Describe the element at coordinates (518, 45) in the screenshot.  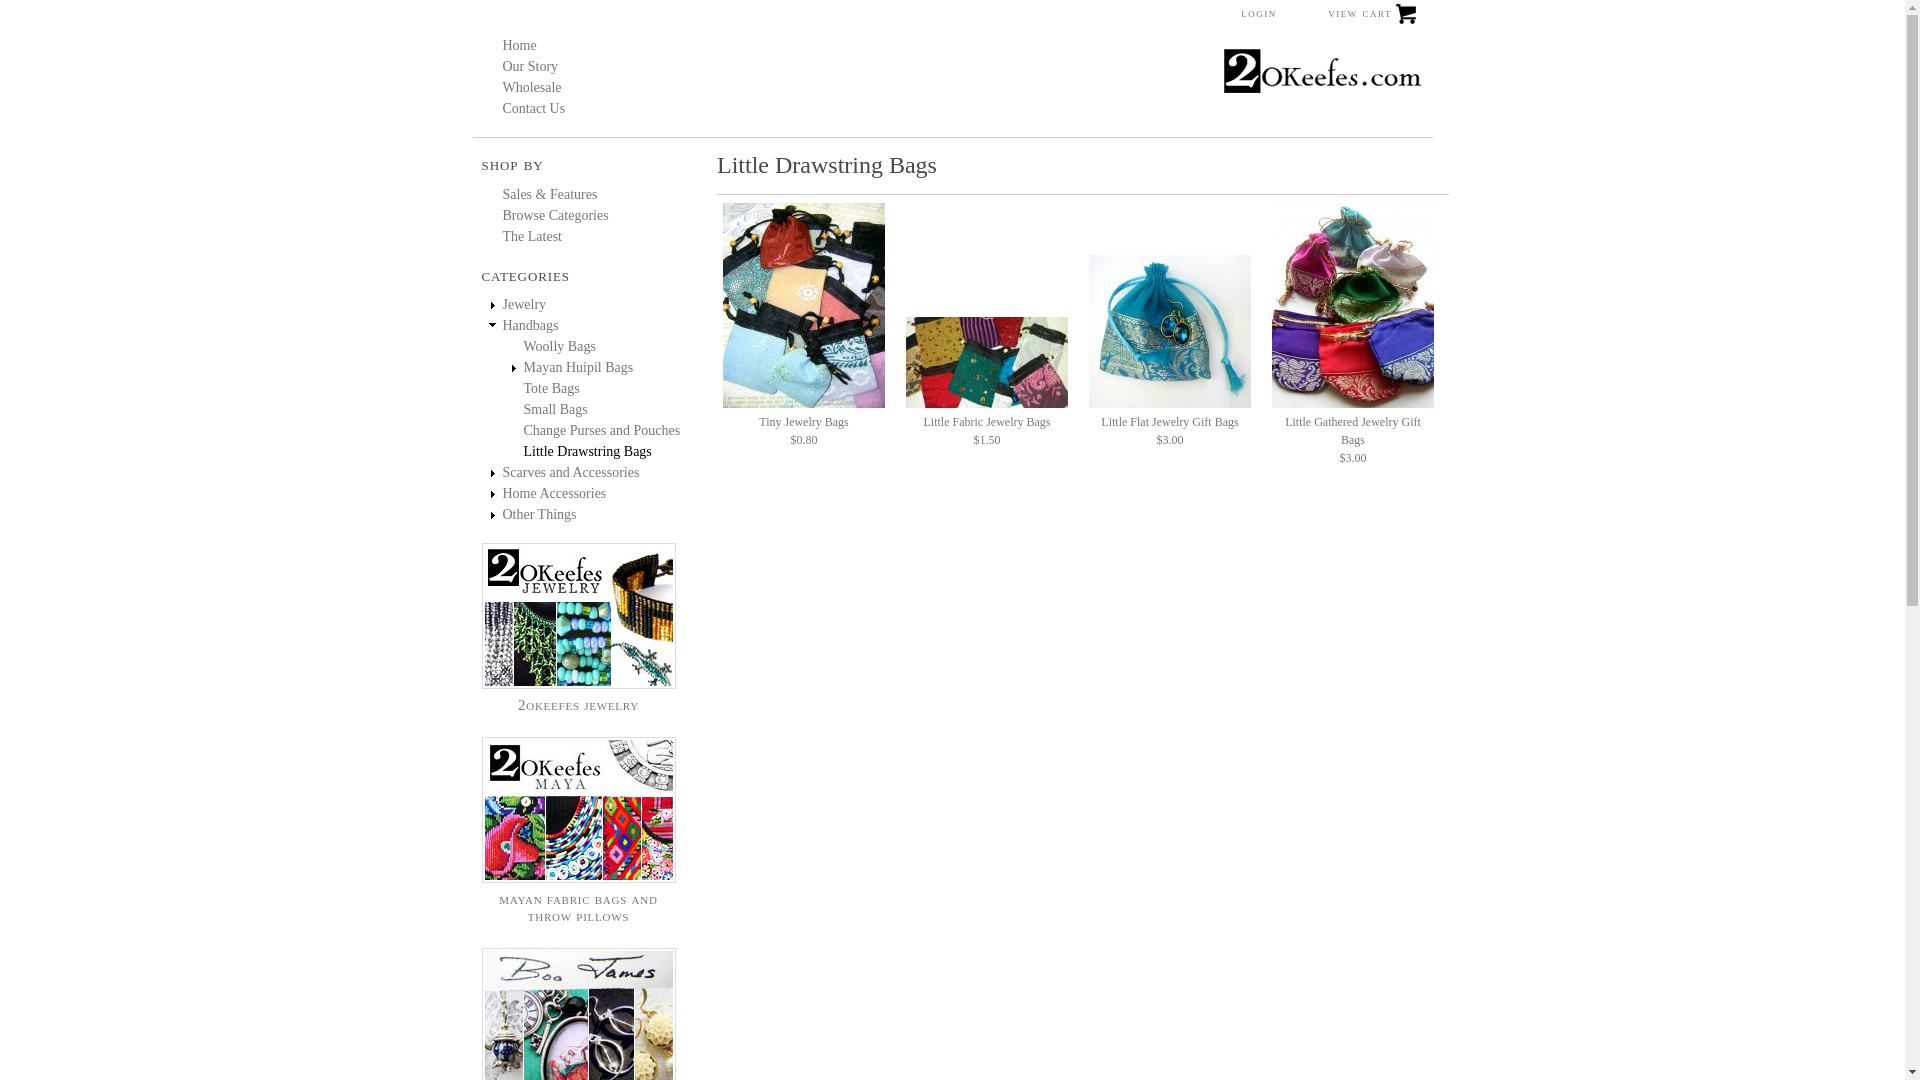
I see `'Home'` at that location.